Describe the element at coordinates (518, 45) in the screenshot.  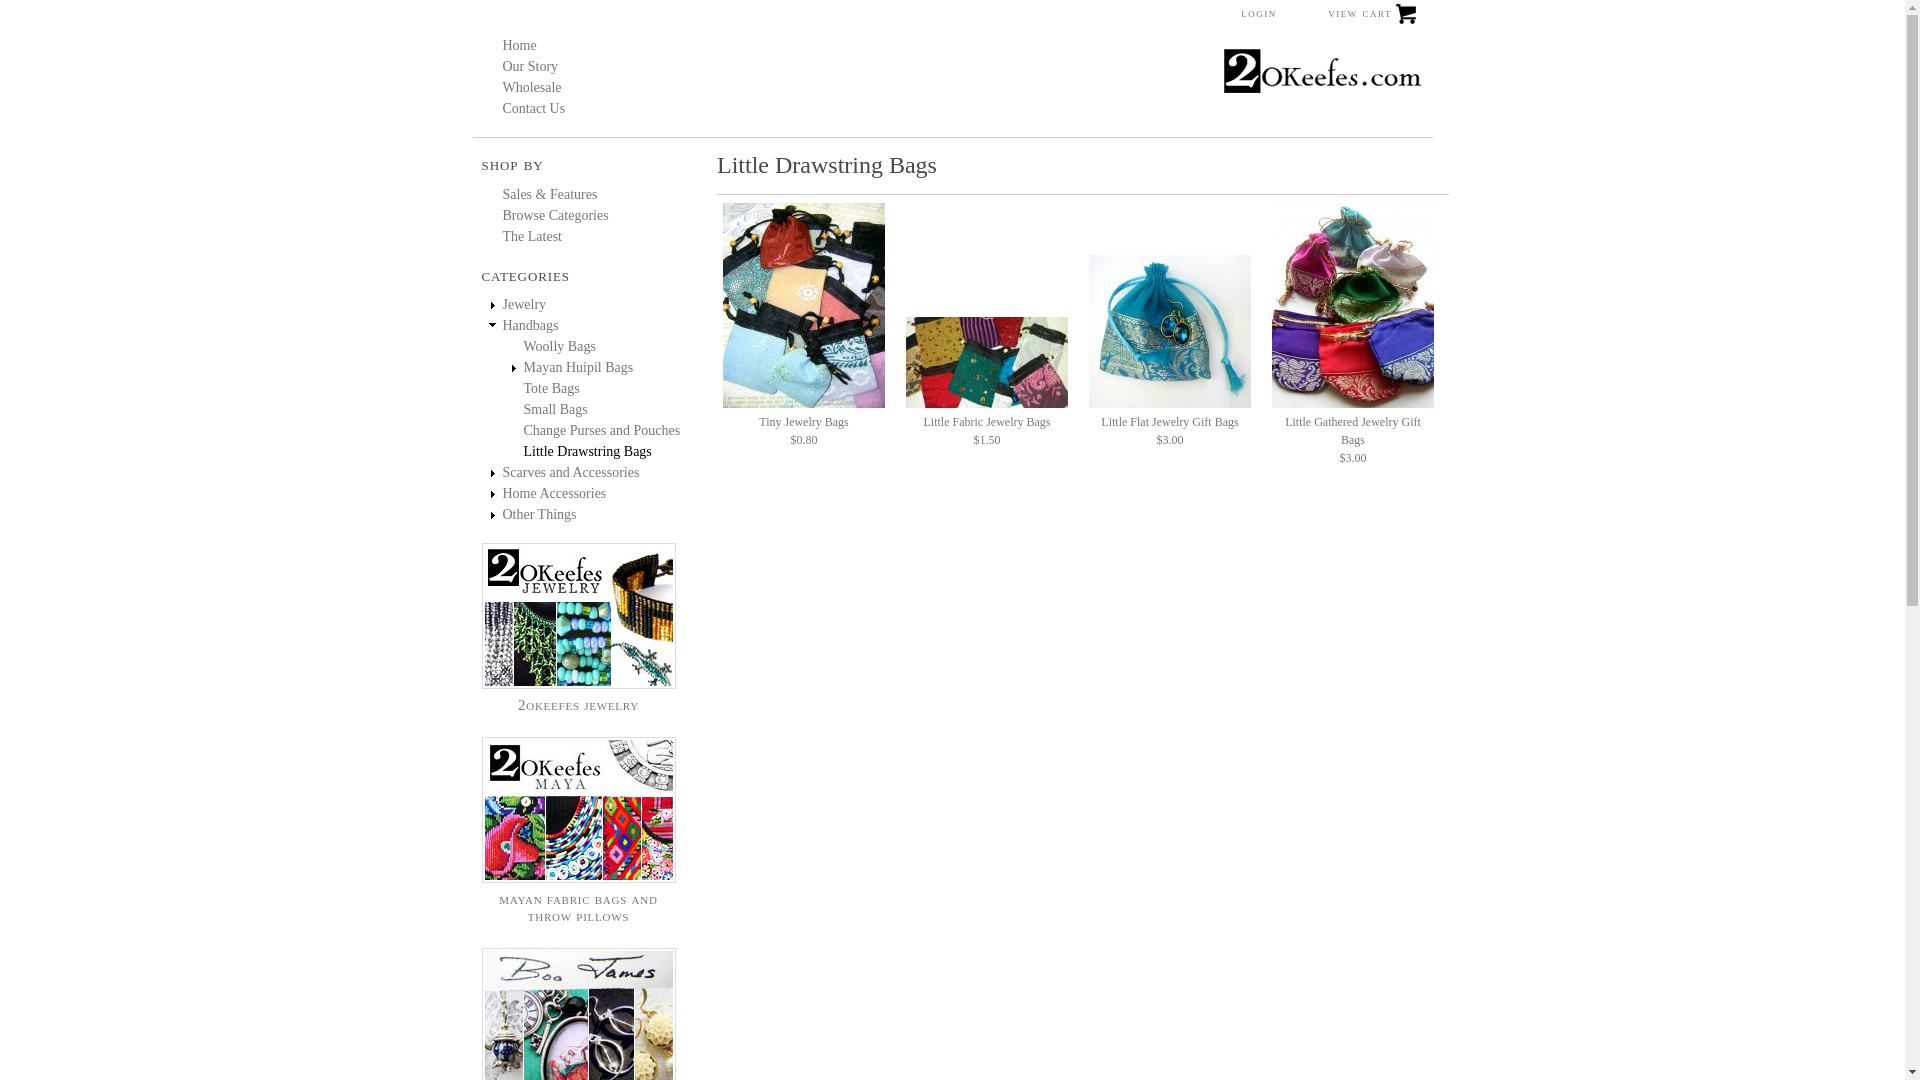
I see `'Home'` at that location.